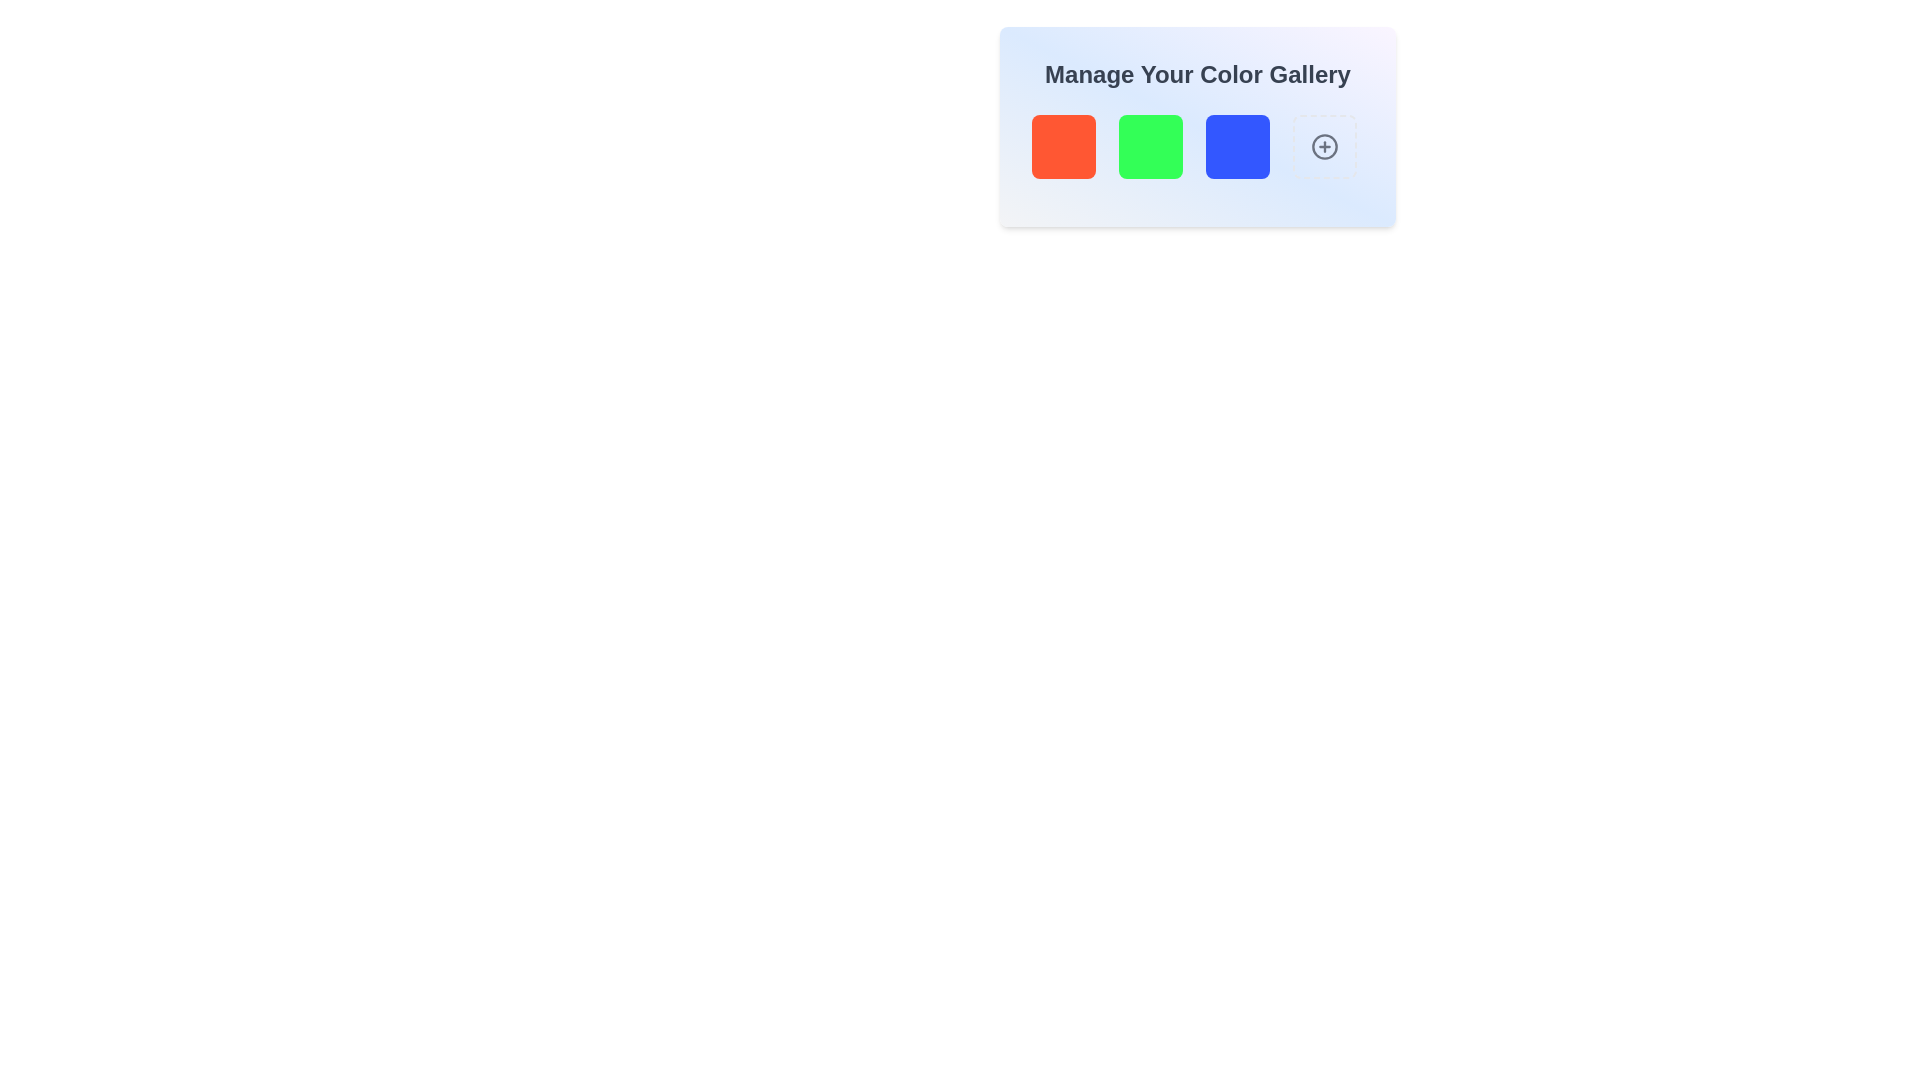  What do you see at coordinates (1063, 145) in the screenshot?
I see `the first colored indicator square in the 'Manage Your Color Gallery'` at bounding box center [1063, 145].